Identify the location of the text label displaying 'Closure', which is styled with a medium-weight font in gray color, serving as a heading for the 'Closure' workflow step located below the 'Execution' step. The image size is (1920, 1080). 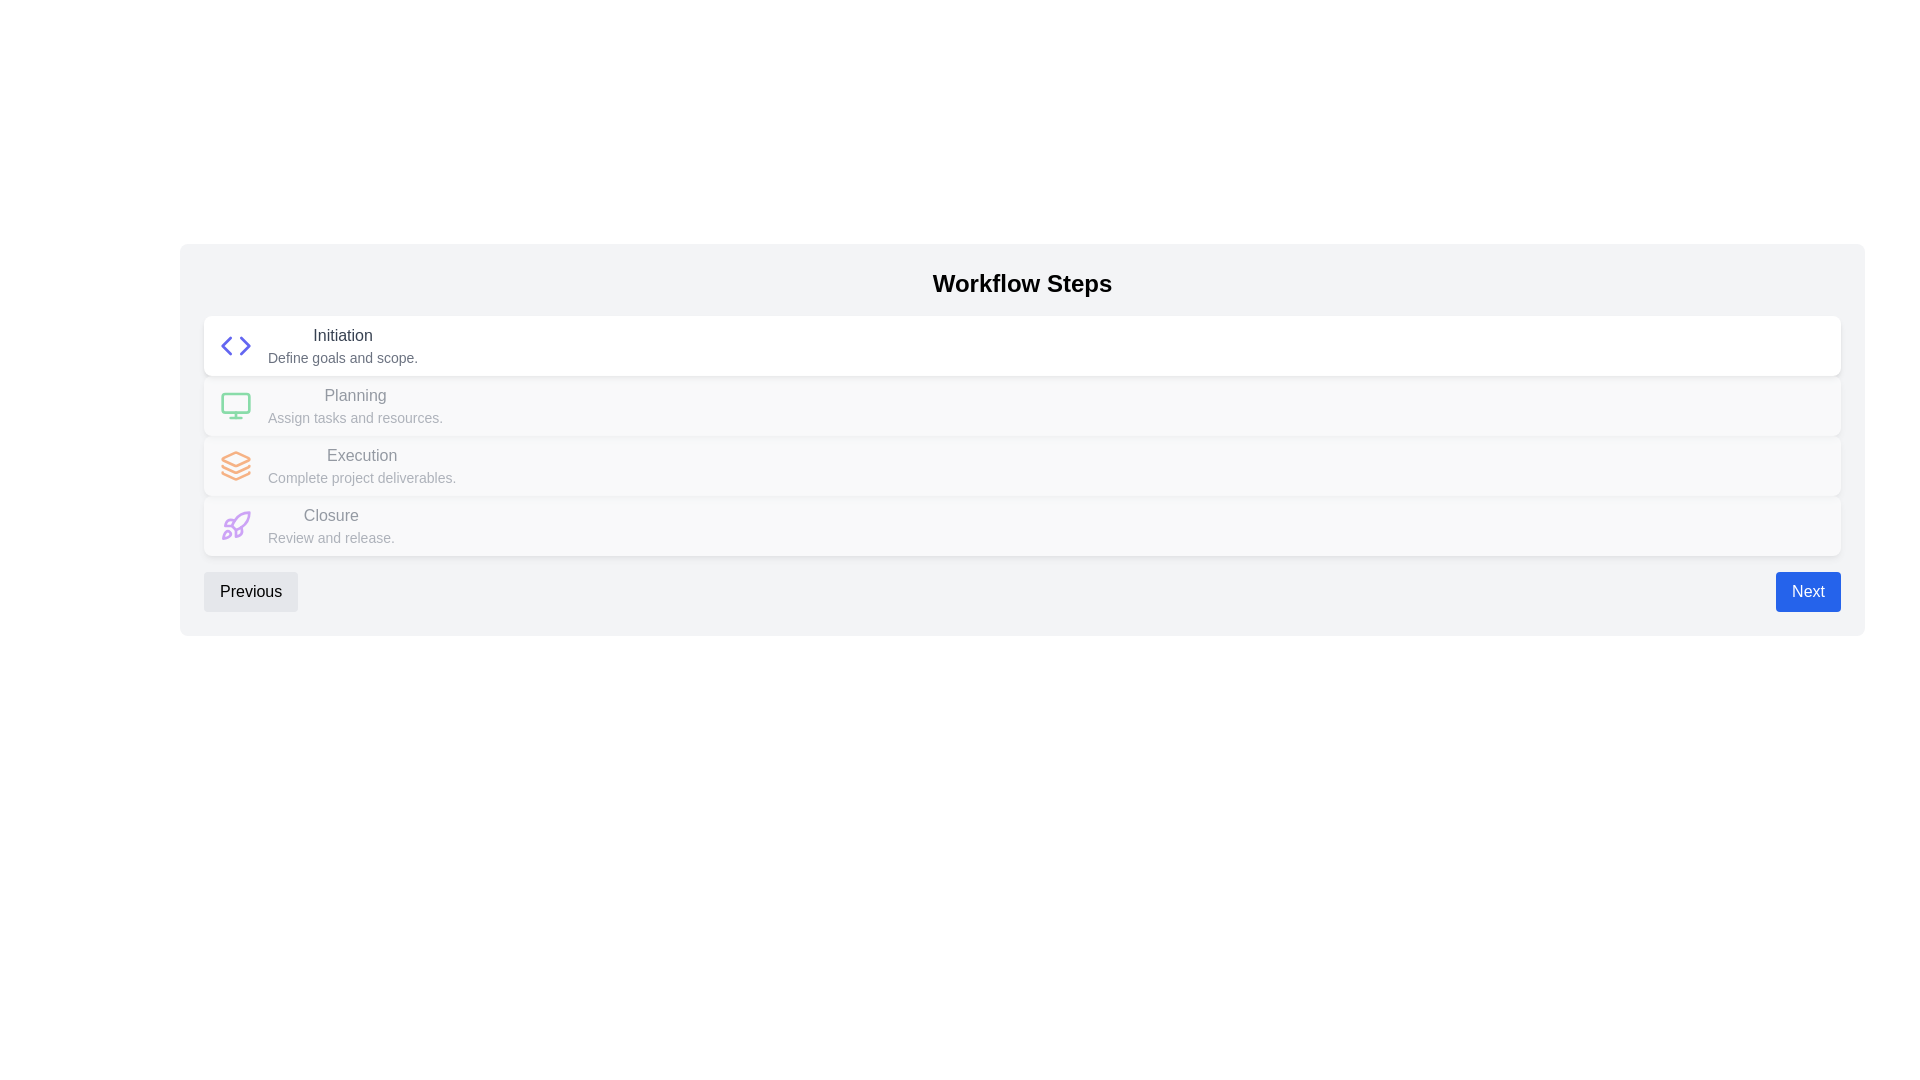
(331, 515).